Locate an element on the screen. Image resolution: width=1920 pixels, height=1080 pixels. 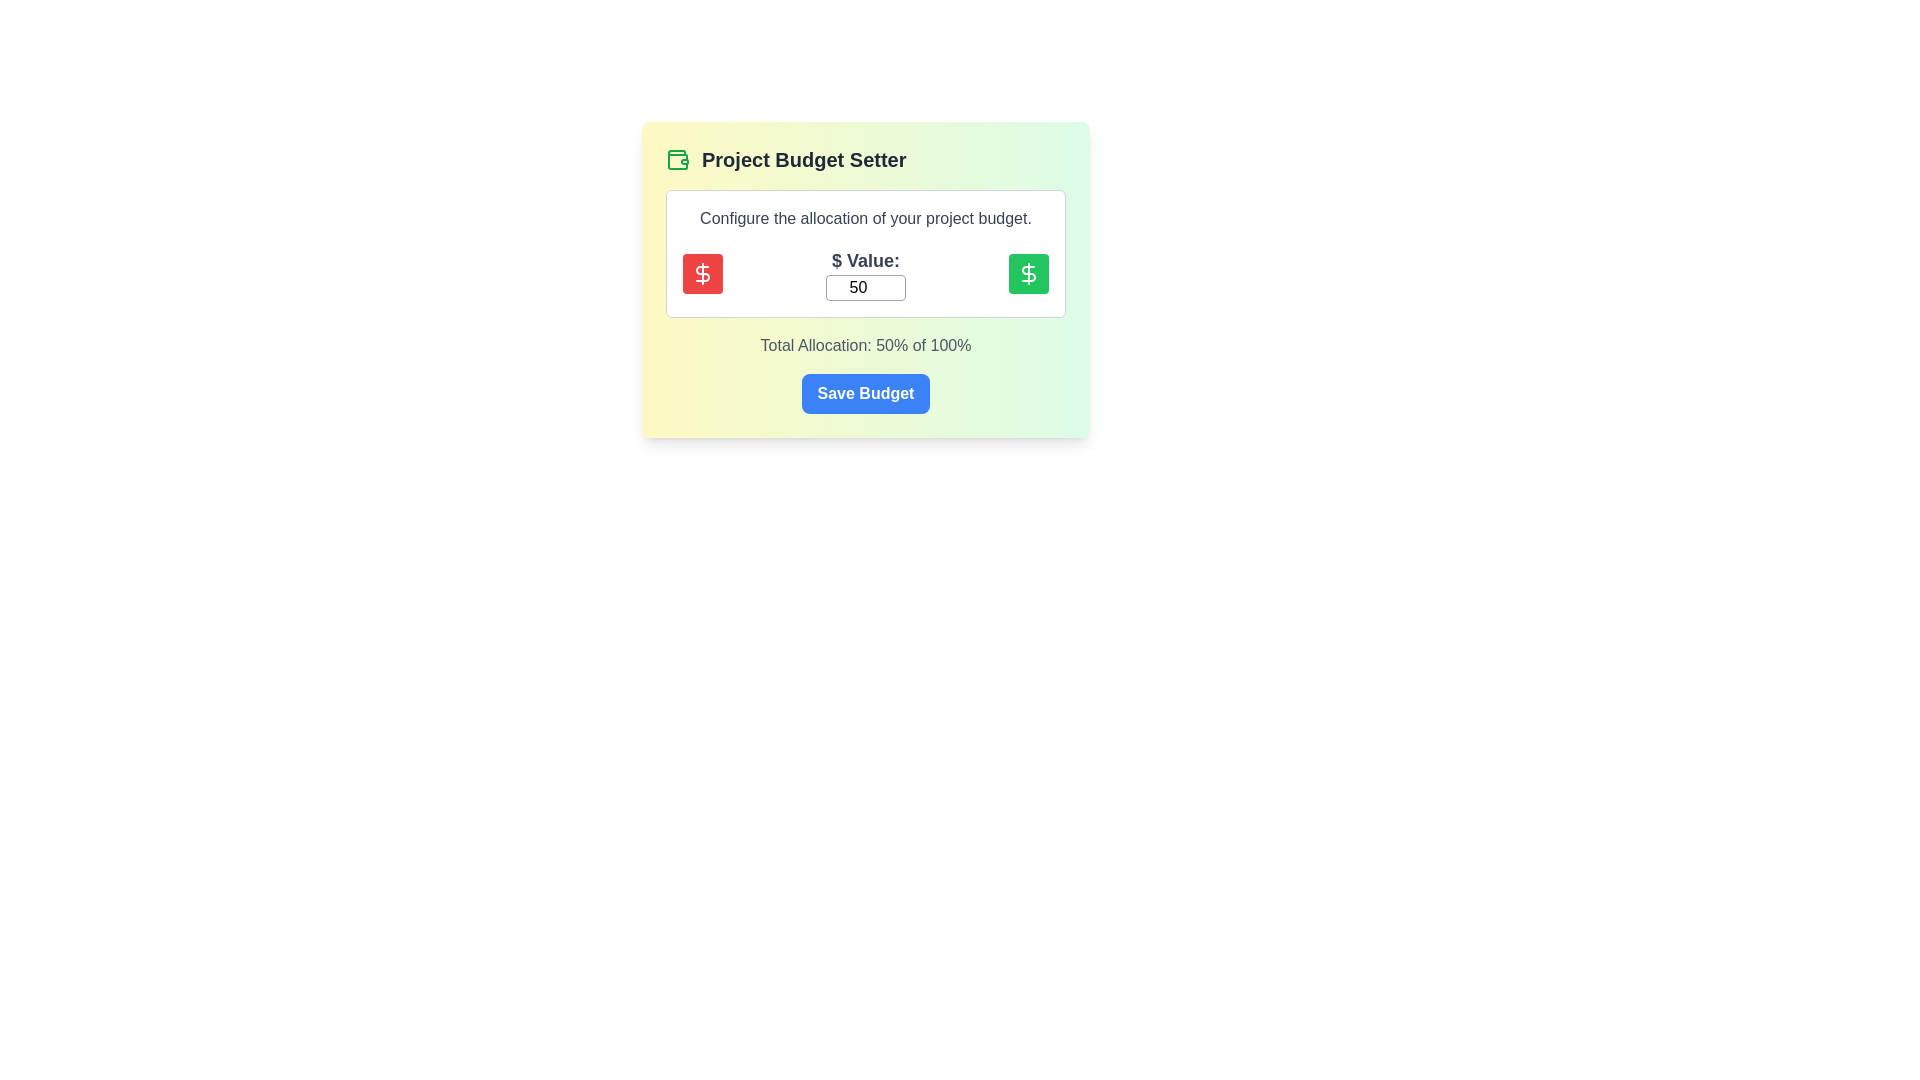
the Number input box element, which is a small rectangular box with rounded corners and a light gray border, located below the label '$ Value:' and between a red button on the left and a green button on the right is located at coordinates (865, 288).